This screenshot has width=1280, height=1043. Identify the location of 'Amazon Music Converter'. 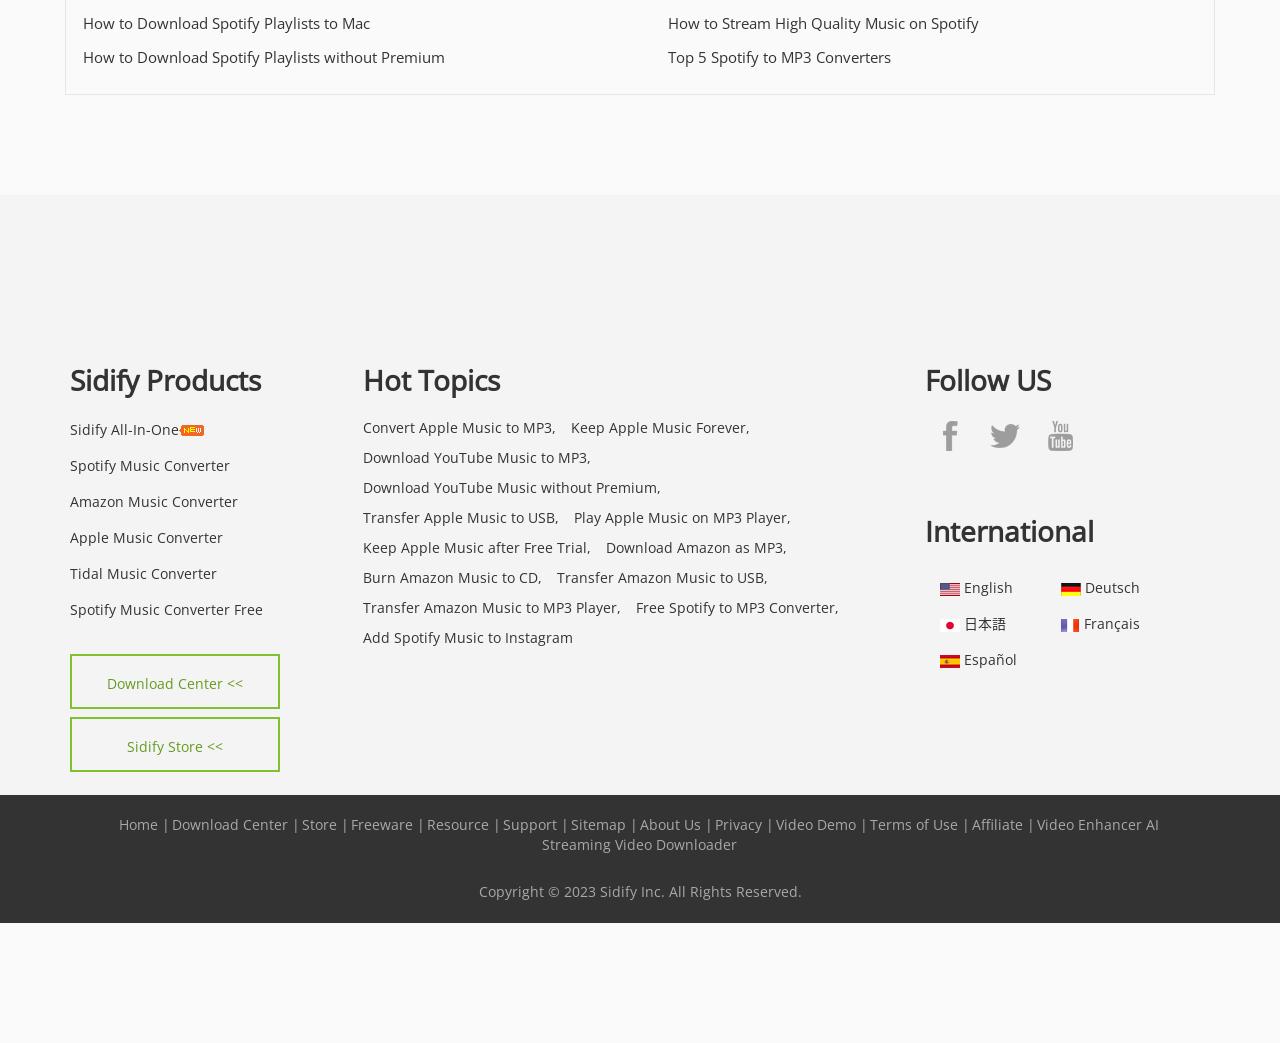
(152, 499).